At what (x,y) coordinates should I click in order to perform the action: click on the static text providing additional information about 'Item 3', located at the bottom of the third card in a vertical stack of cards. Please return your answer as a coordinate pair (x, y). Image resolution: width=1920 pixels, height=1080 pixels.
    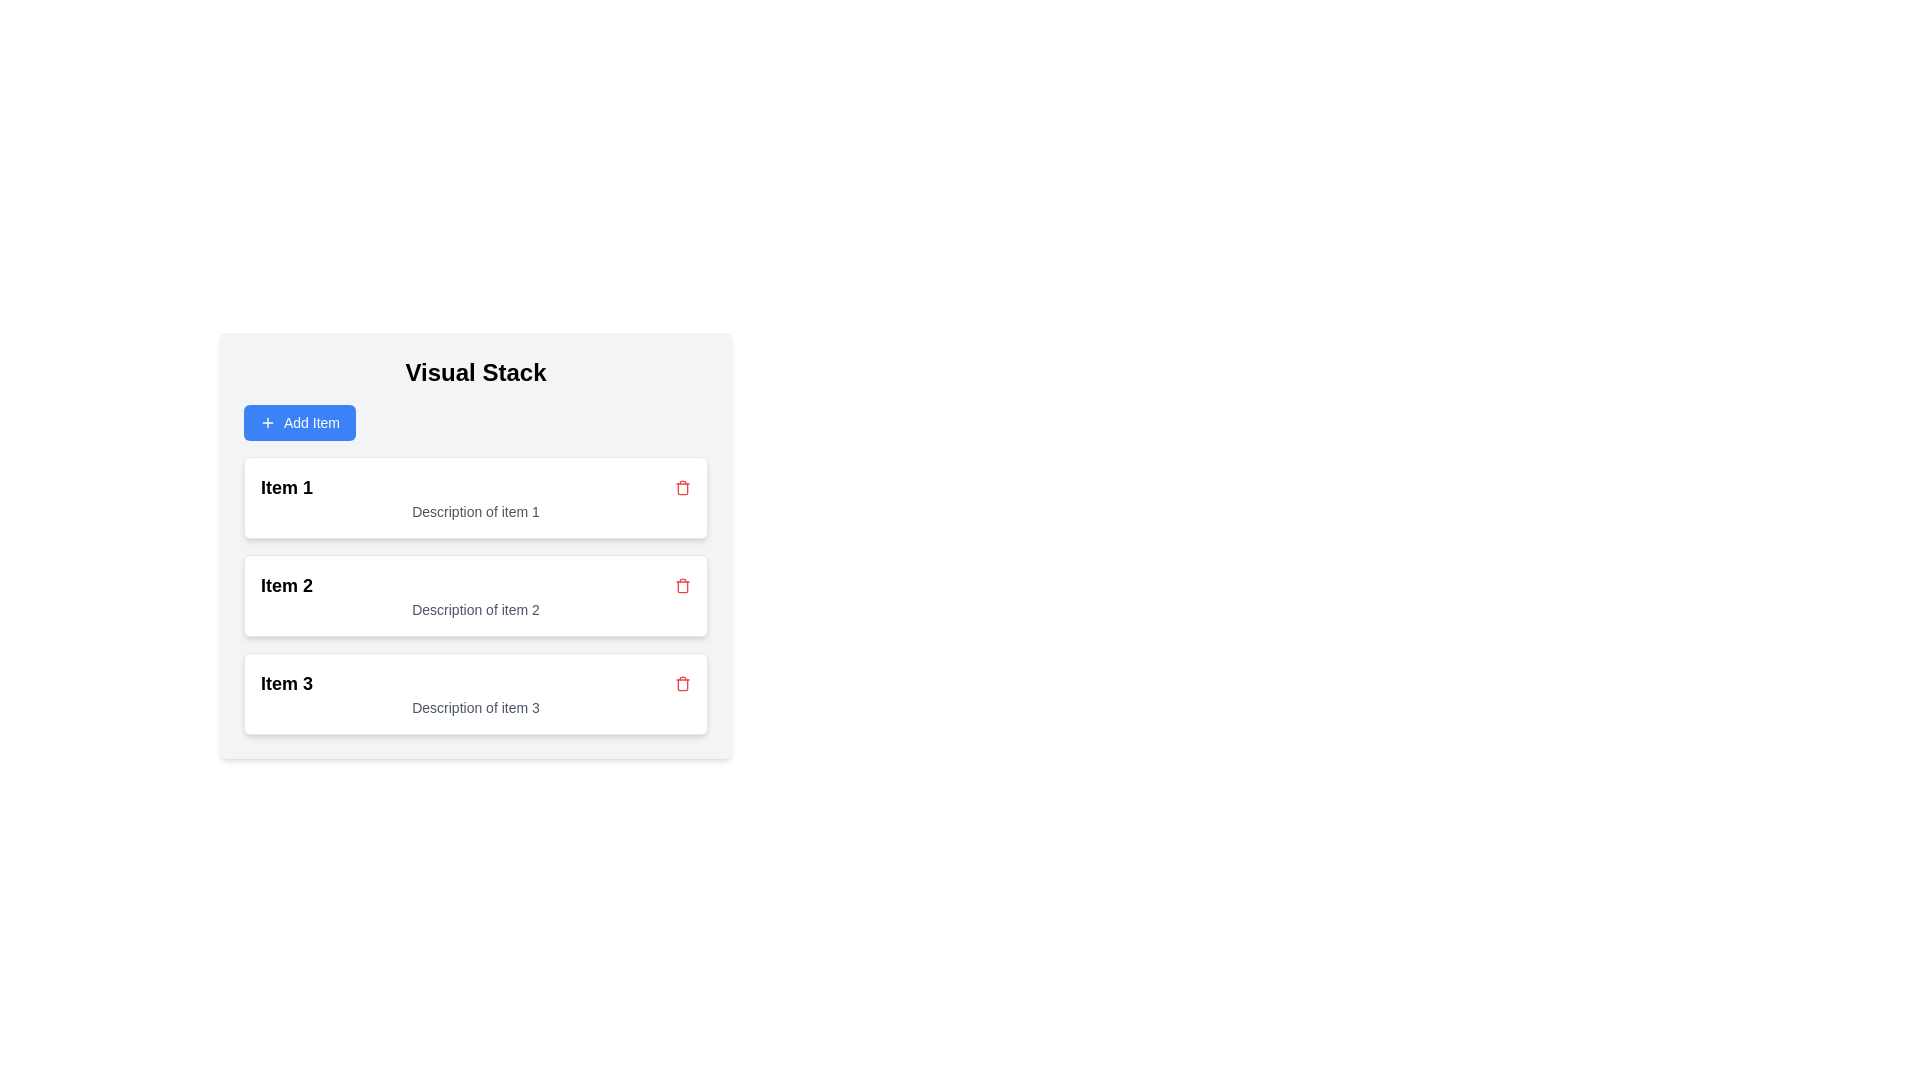
    Looking at the image, I should click on (474, 707).